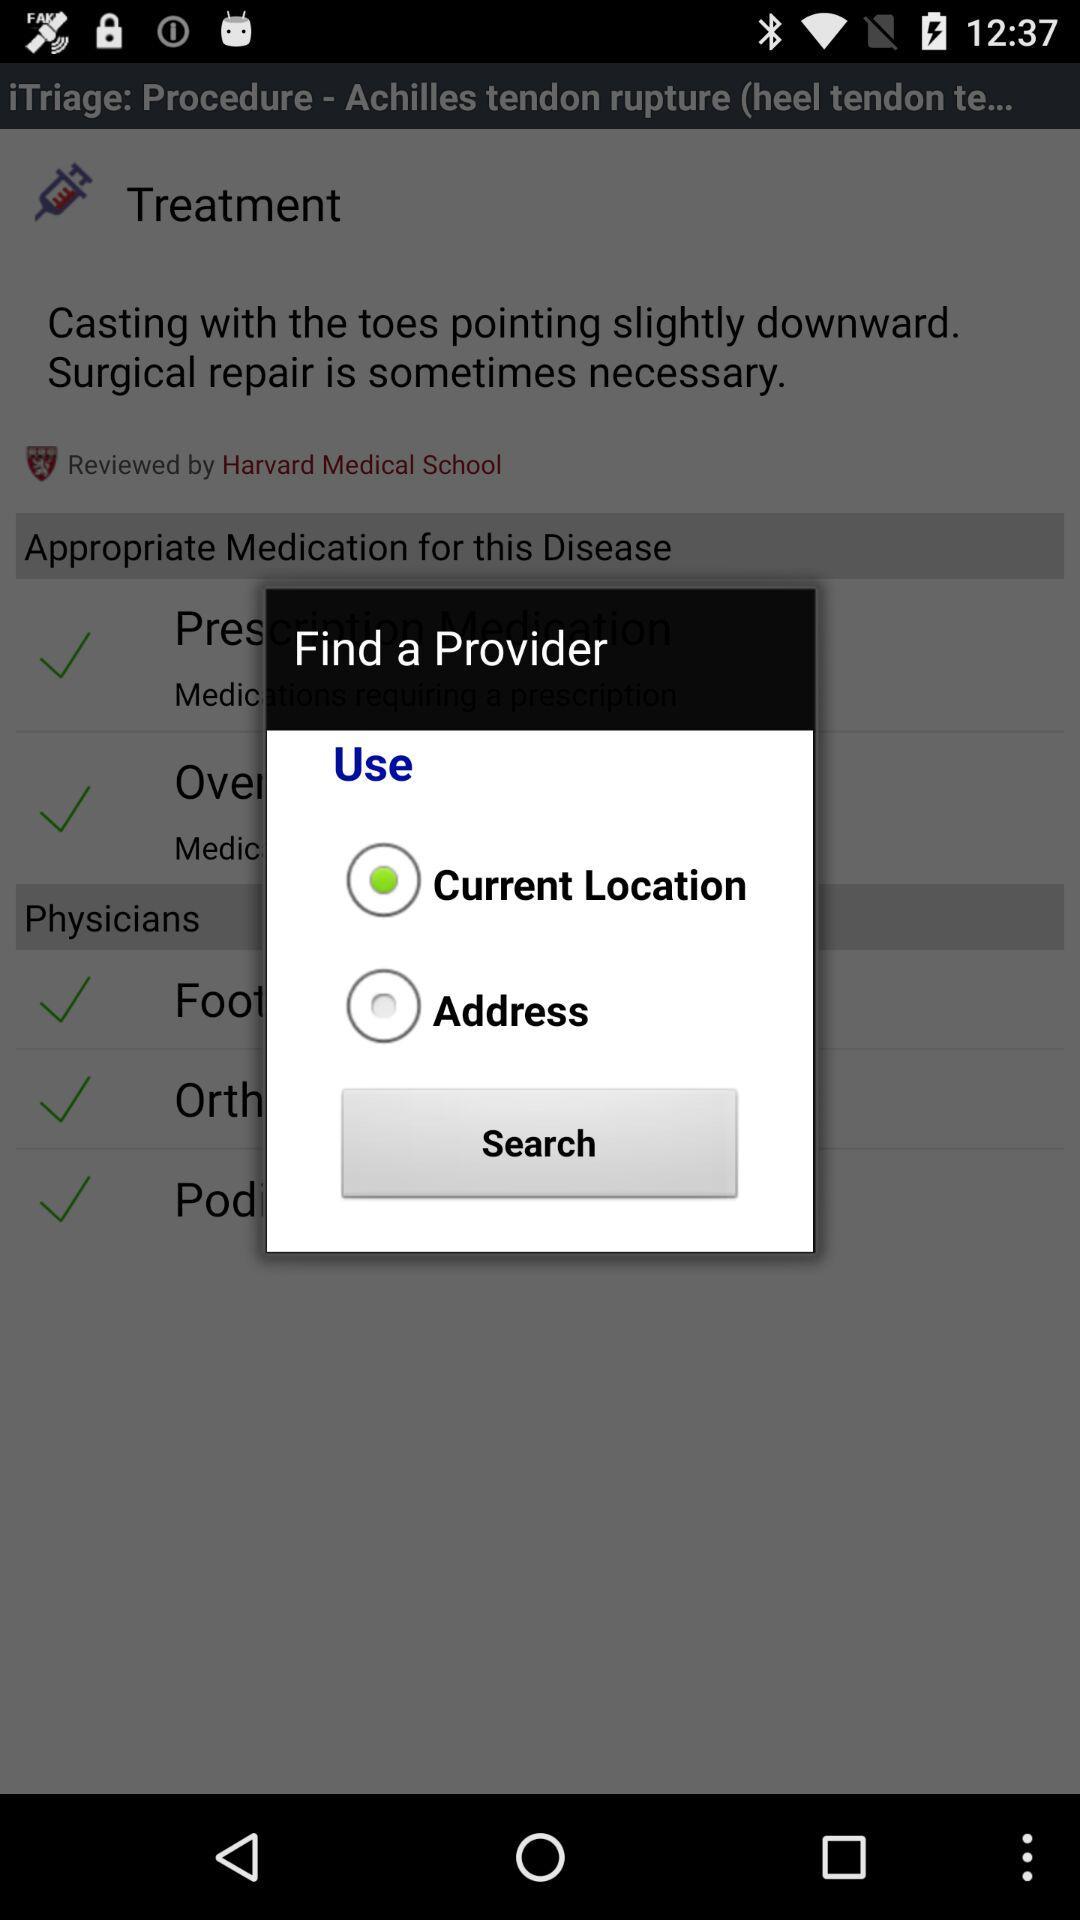 Image resolution: width=1080 pixels, height=1920 pixels. I want to click on radio button below current location icon, so click(461, 1009).